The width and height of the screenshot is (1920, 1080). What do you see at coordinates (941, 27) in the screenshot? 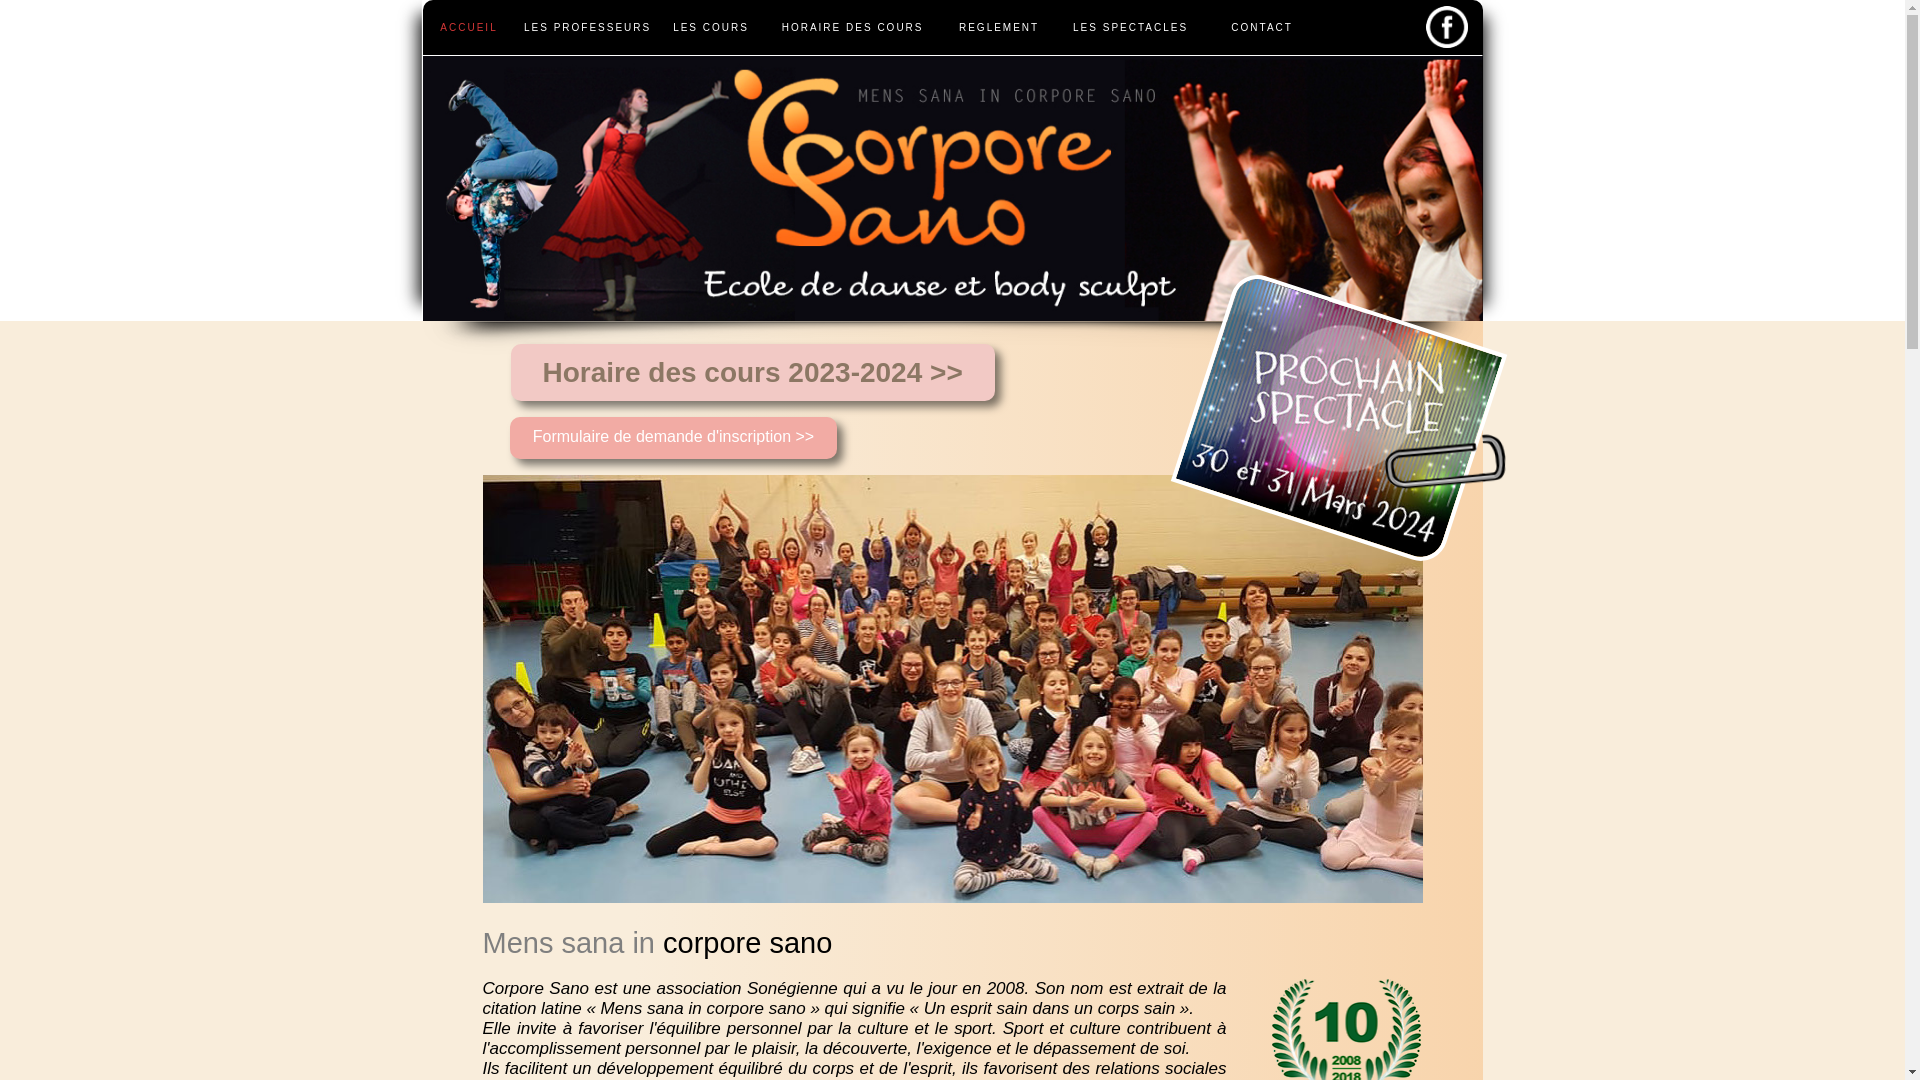
I see `'REGLEMENT'` at bounding box center [941, 27].